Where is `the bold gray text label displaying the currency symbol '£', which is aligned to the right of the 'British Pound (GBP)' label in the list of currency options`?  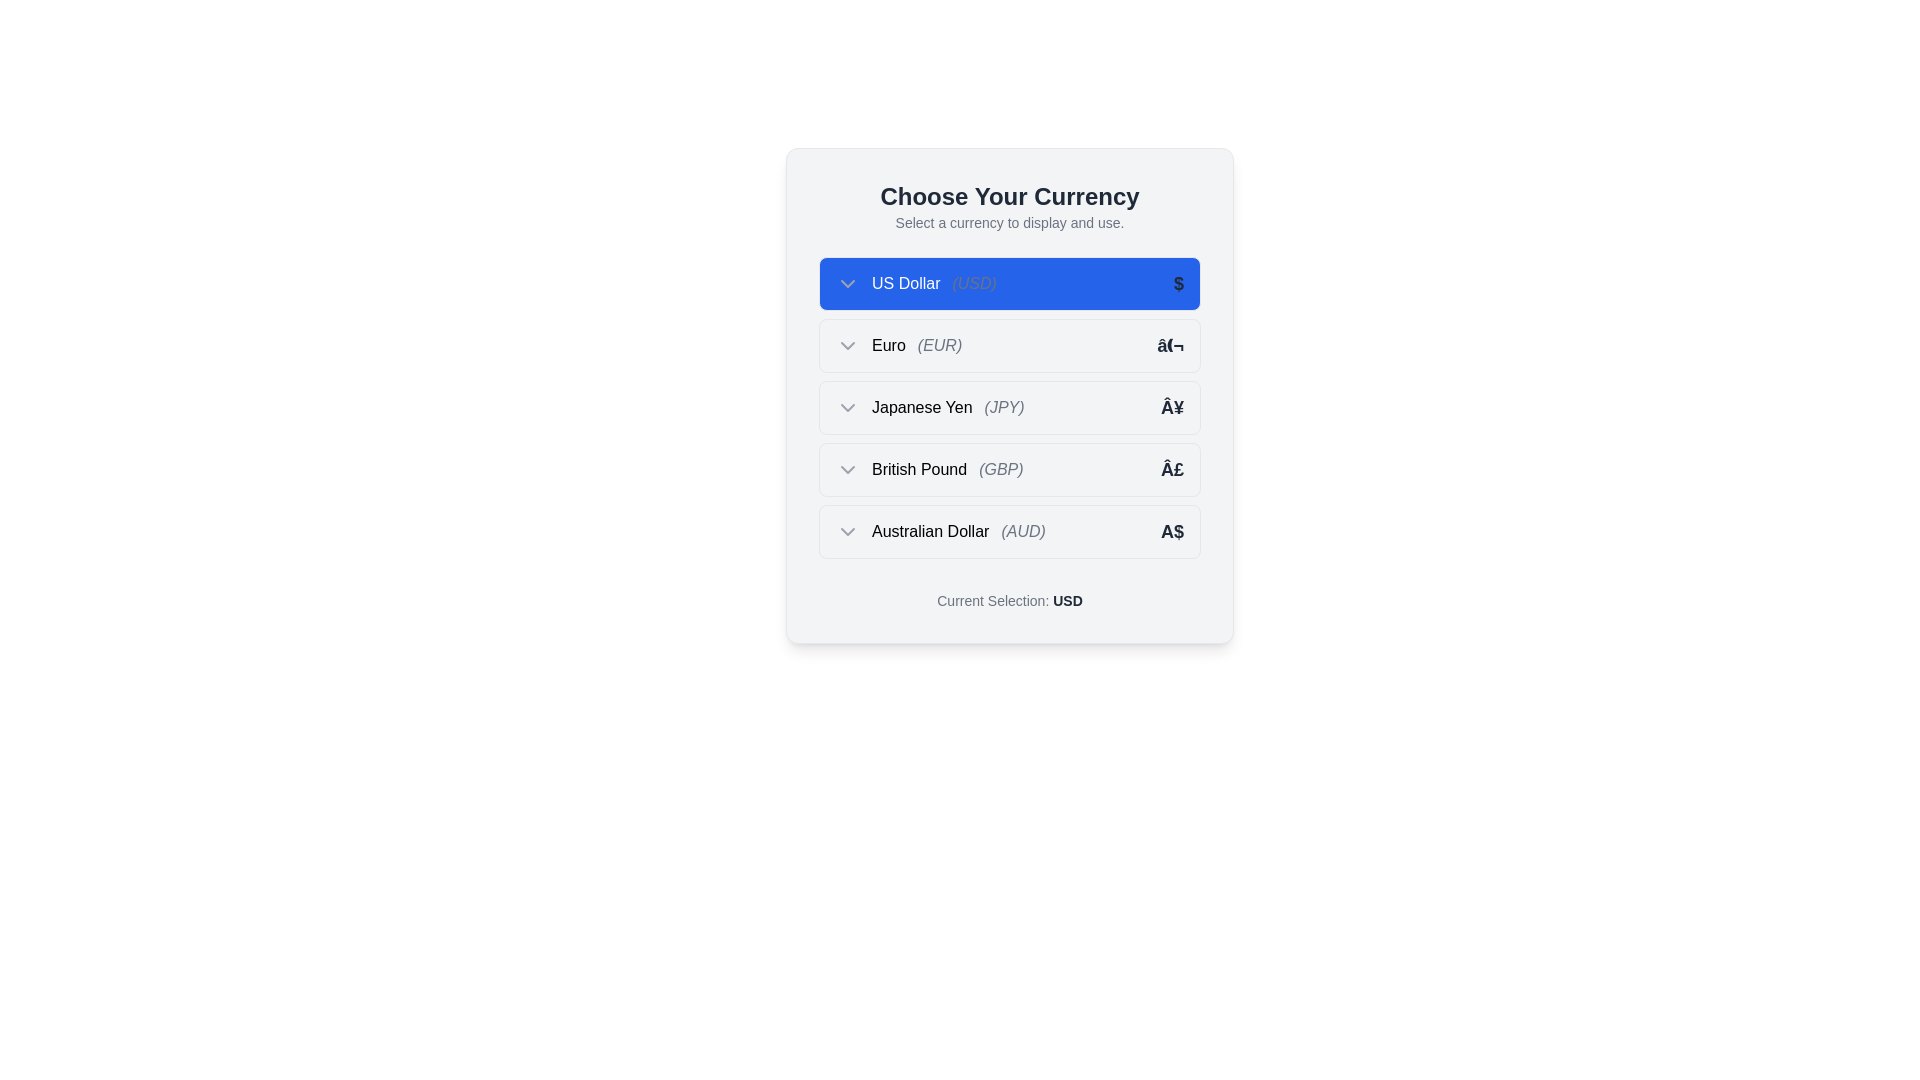 the bold gray text label displaying the currency symbol '£', which is aligned to the right of the 'British Pound (GBP)' label in the list of currency options is located at coordinates (1172, 470).